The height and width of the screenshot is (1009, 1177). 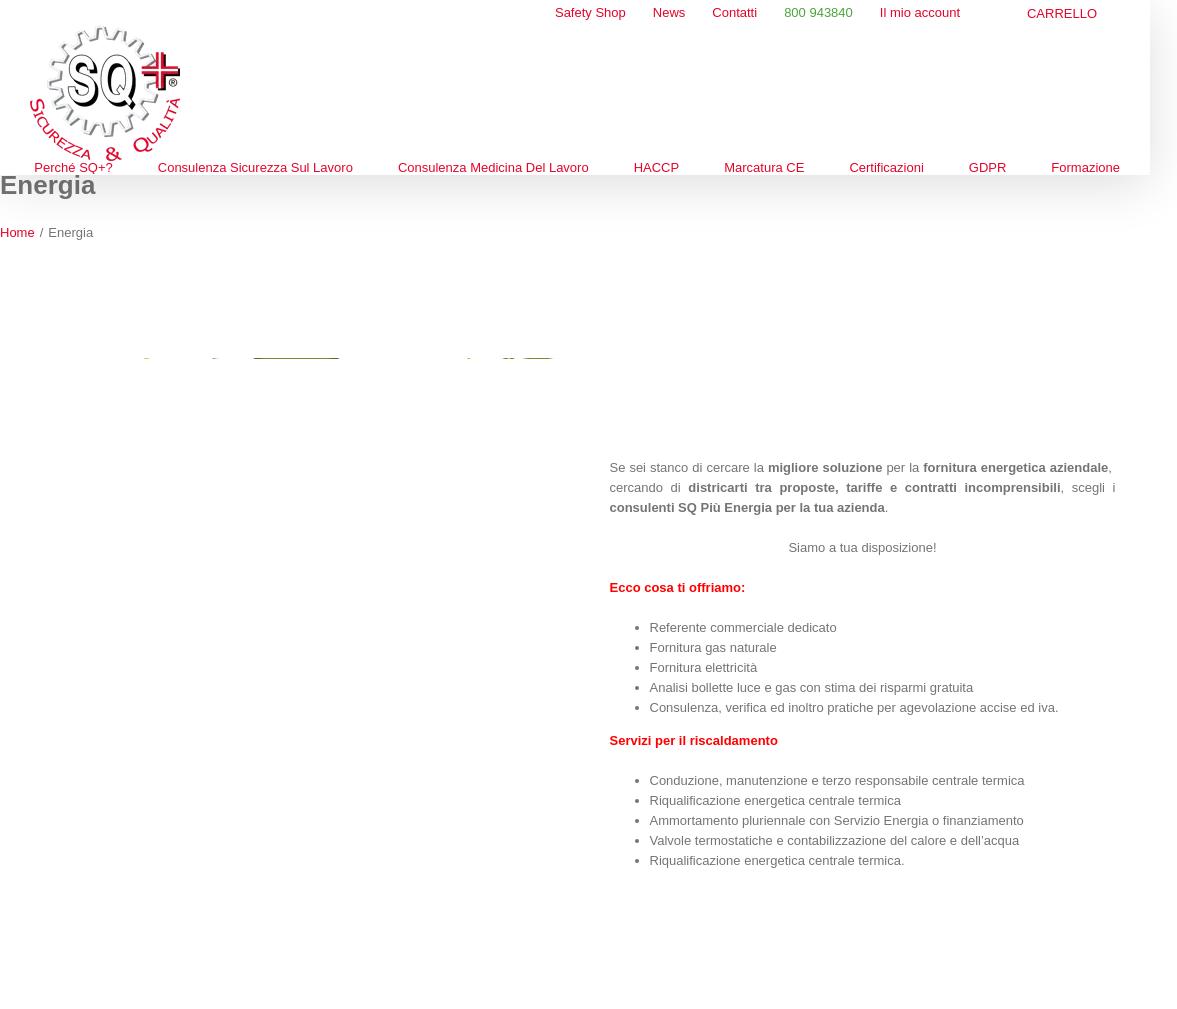 What do you see at coordinates (465, 242) in the screenshot?
I see `'Protocolli sanitari'` at bounding box center [465, 242].